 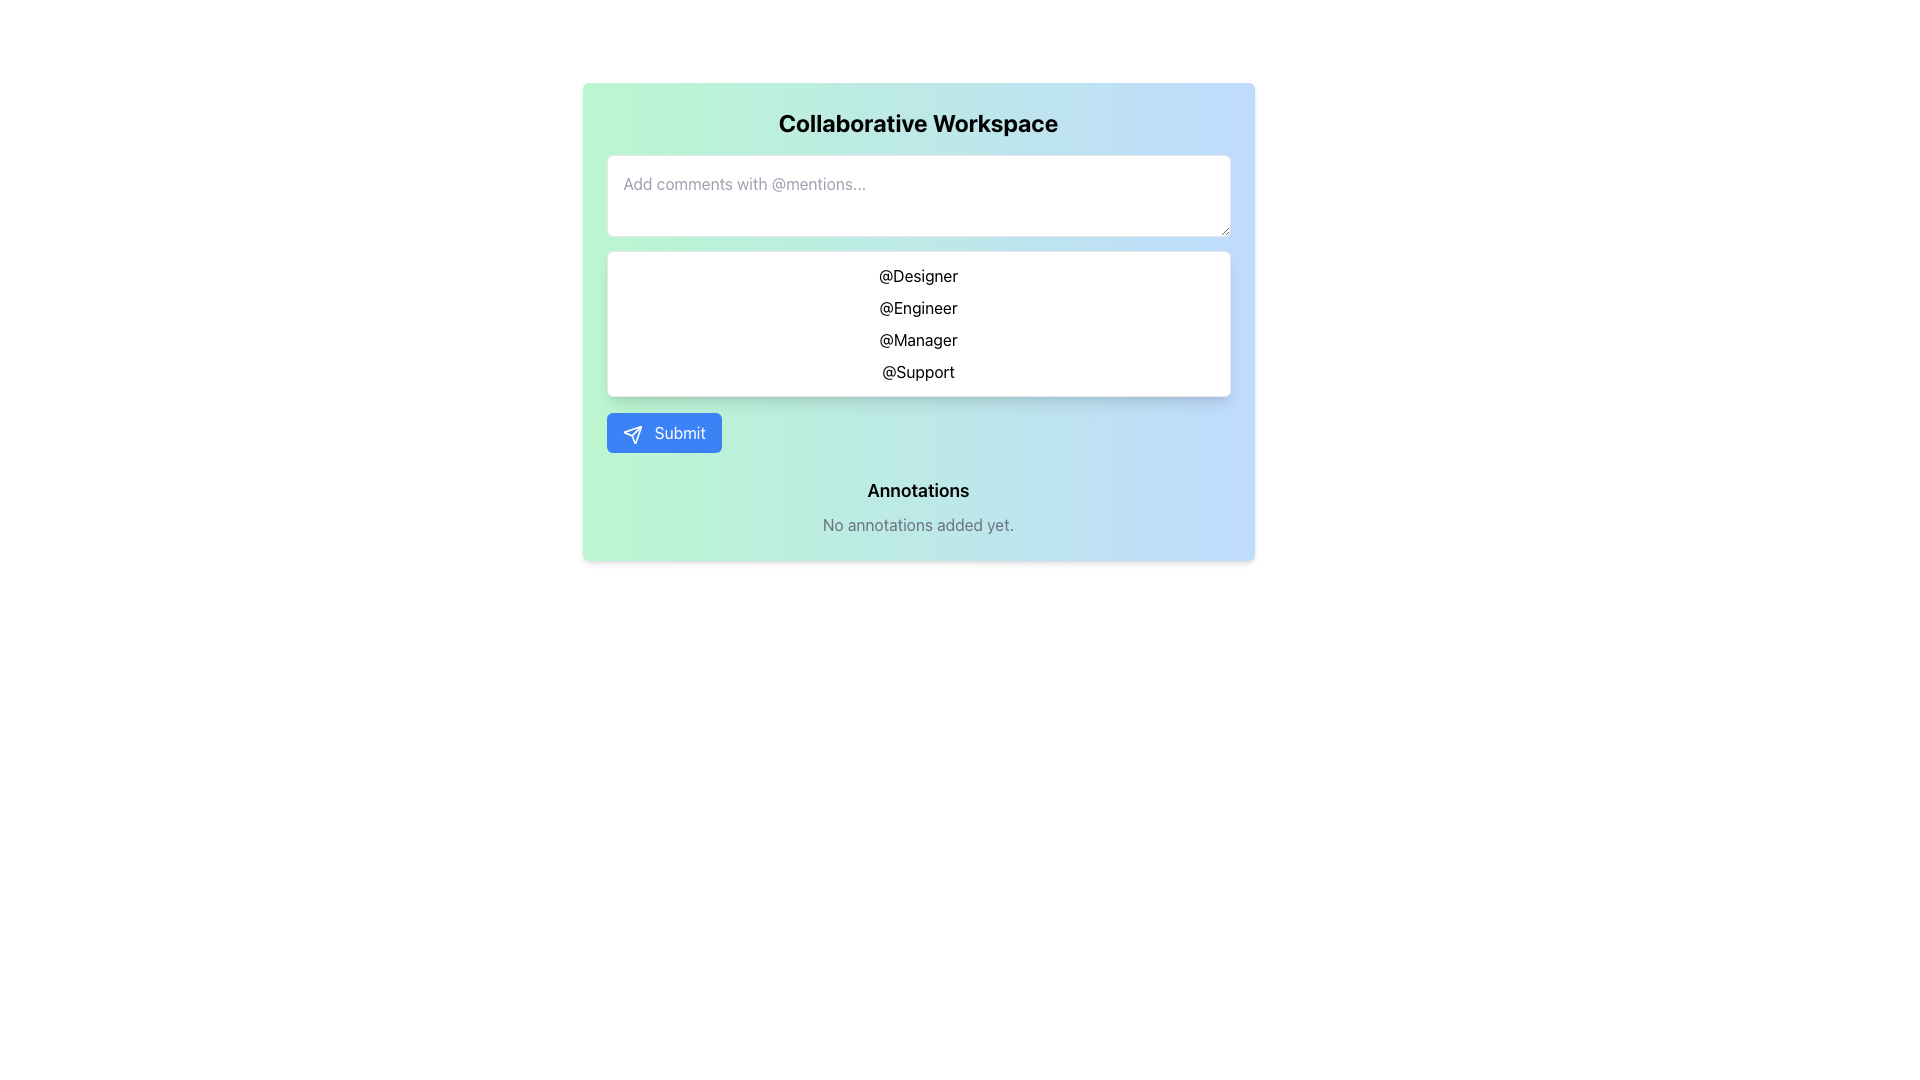 I want to click on the informational Text block at the bottom of the 'Collaborative Workspace' section, which indicates no annotations have been added yet, so click(x=917, y=505).